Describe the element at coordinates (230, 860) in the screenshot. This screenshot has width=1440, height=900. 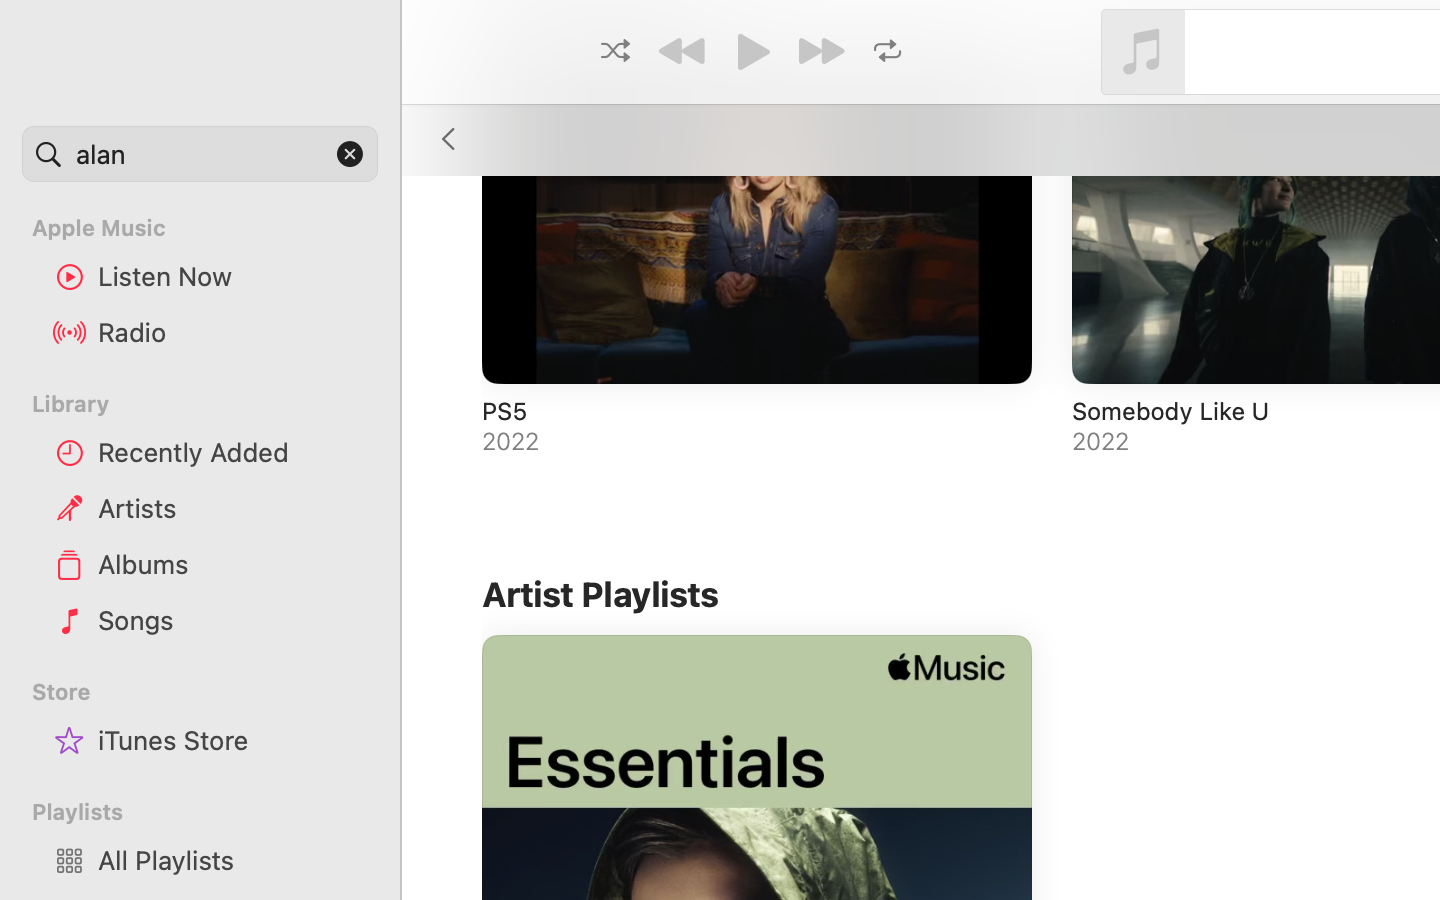
I see `'All Playlists'` at that location.